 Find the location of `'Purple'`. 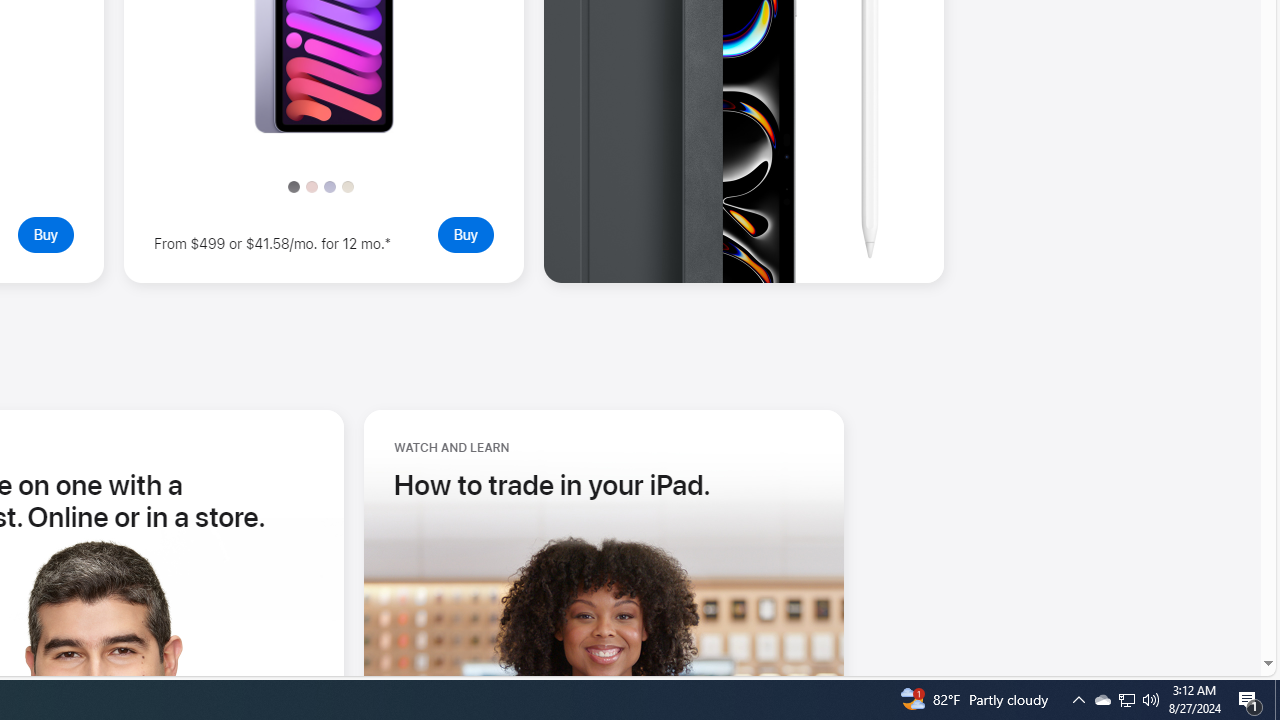

'Purple' is located at coordinates (329, 186).